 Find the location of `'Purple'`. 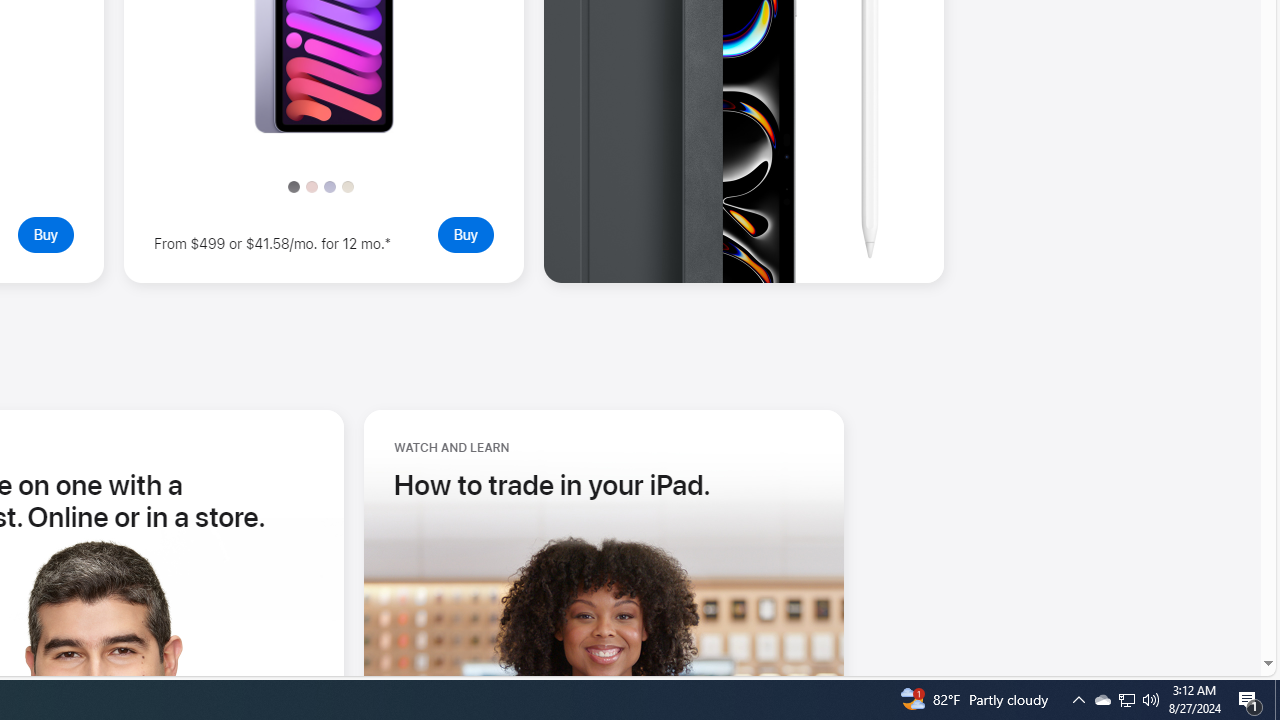

'Purple' is located at coordinates (329, 186).